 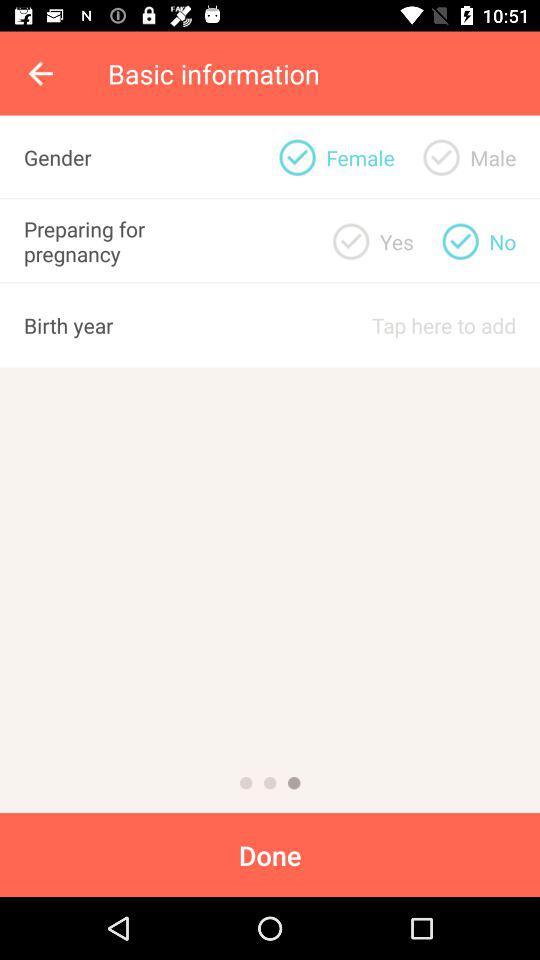 I want to click on click female, so click(x=296, y=156).